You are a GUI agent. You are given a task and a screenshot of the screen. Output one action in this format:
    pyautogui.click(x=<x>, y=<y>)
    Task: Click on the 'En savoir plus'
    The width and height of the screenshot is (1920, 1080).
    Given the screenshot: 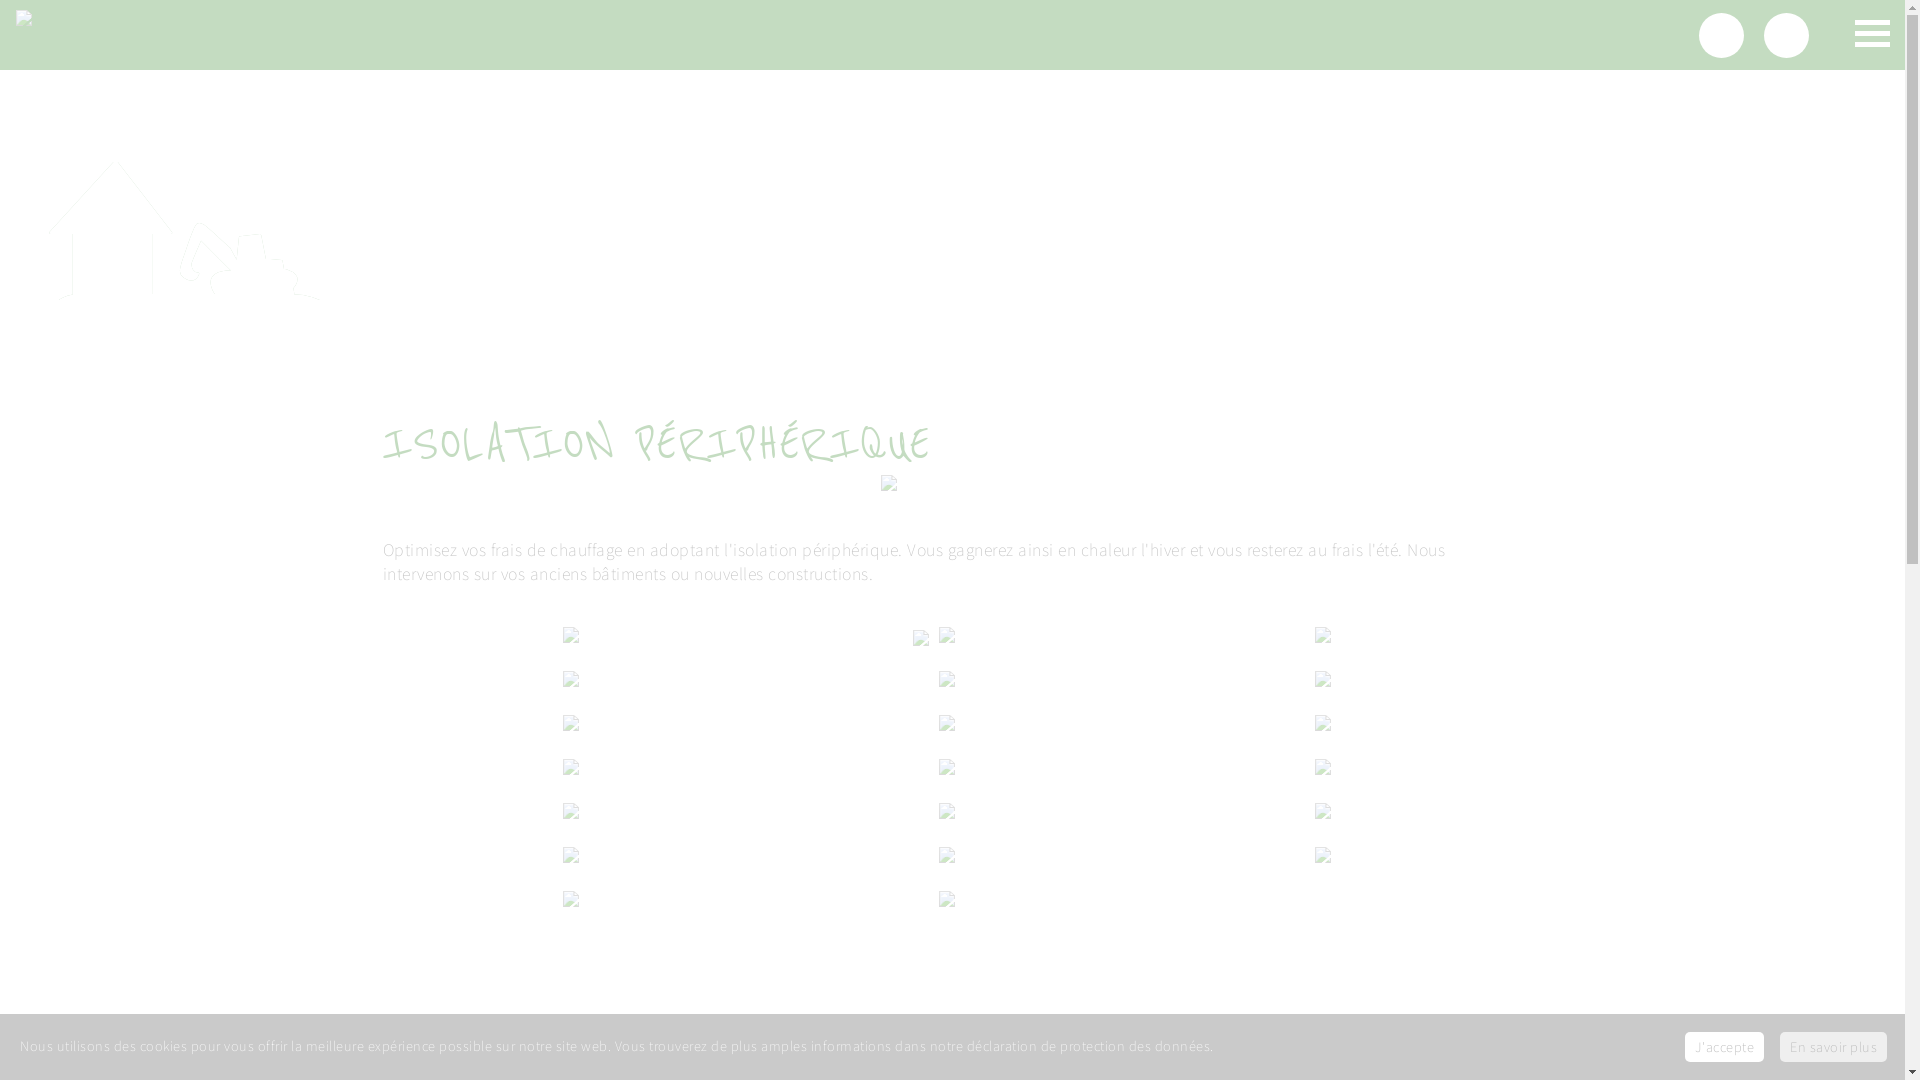 What is the action you would take?
    pyautogui.click(x=1780, y=1045)
    